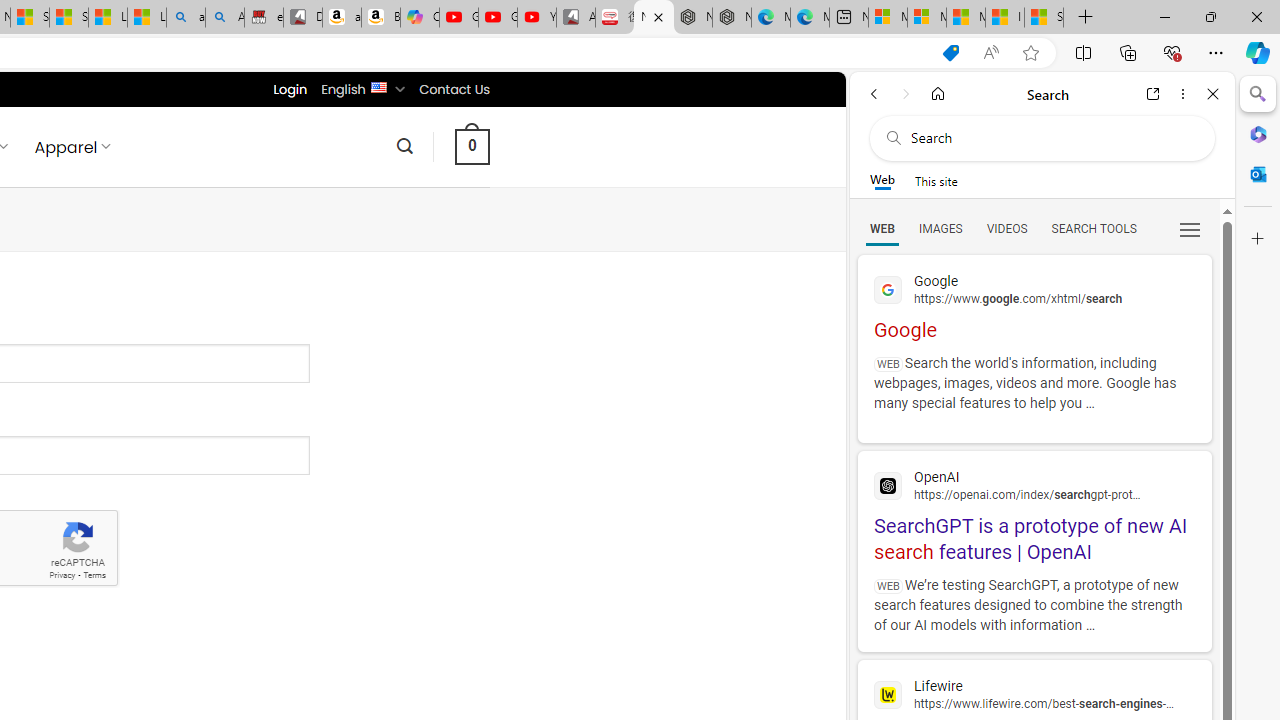 The image size is (1280, 720). Describe the element at coordinates (1257, 238) in the screenshot. I see `'Customize'` at that location.